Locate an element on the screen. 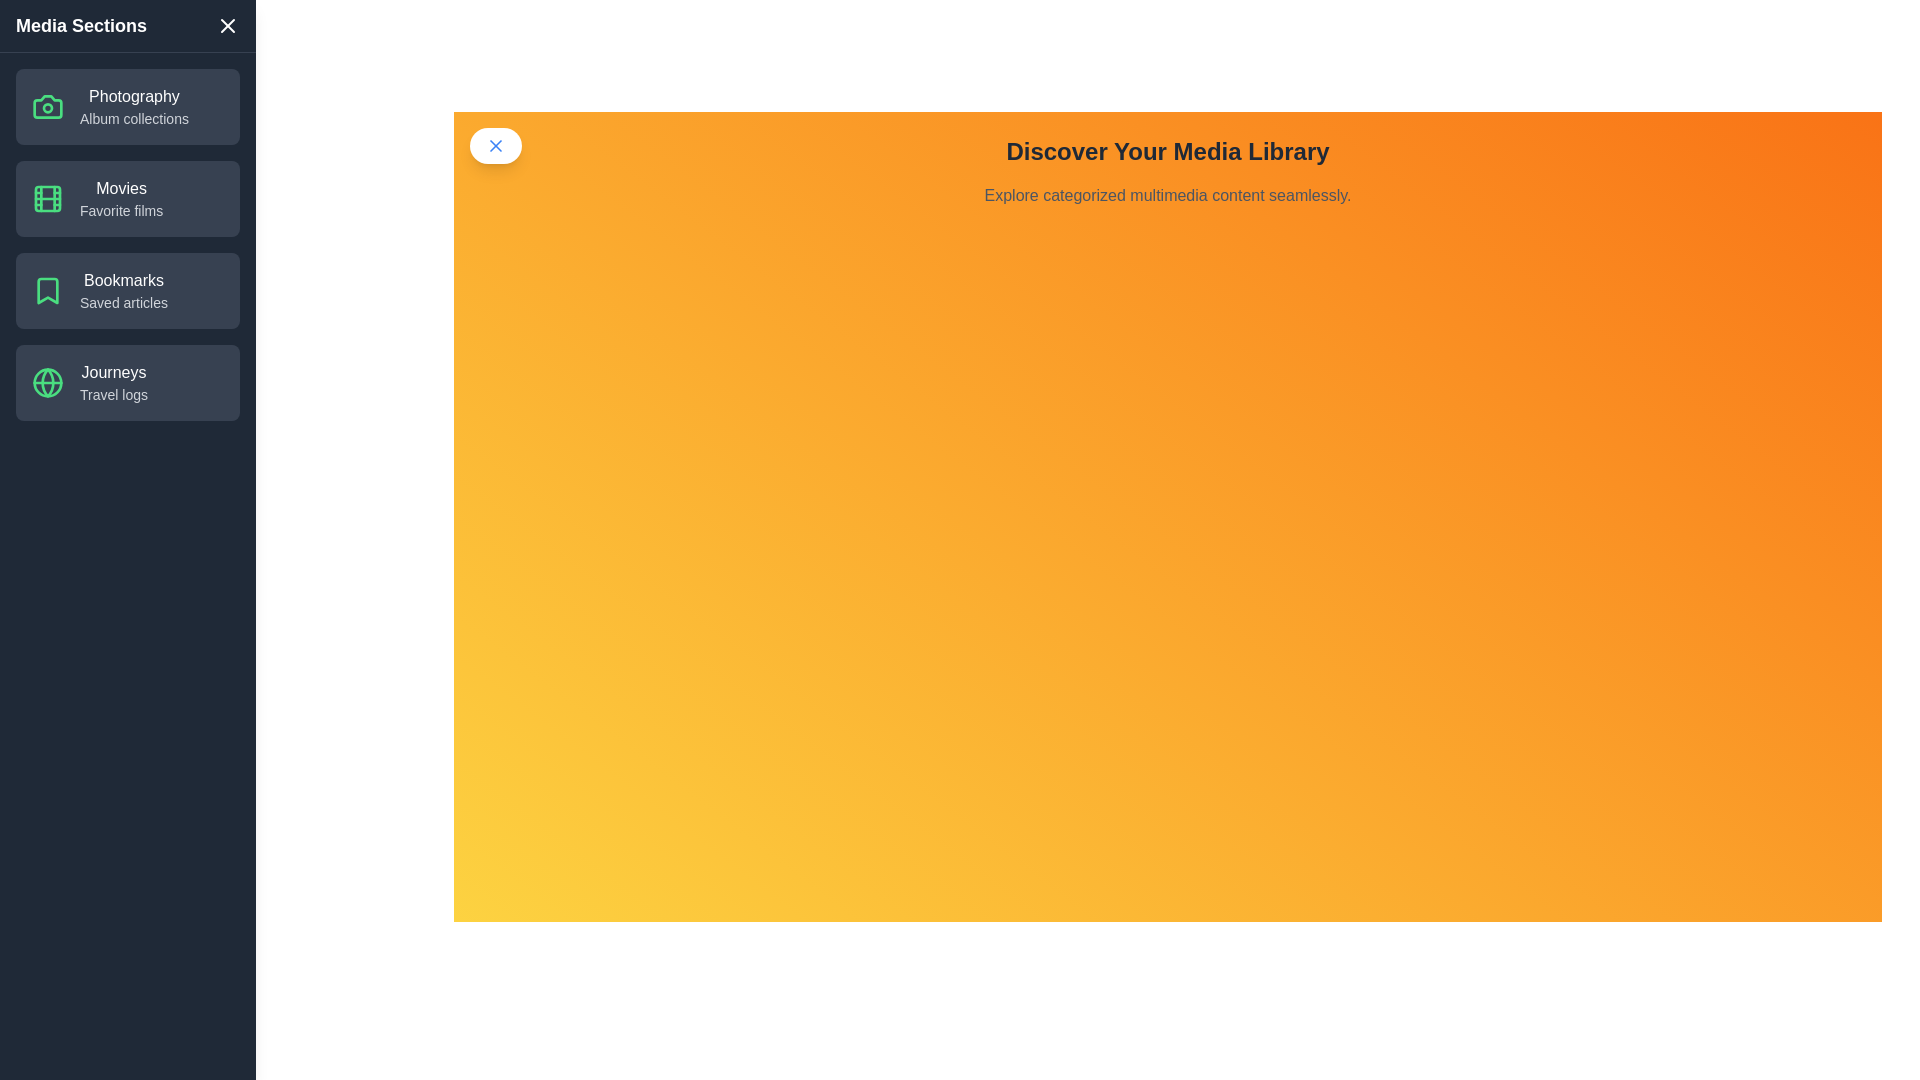 The image size is (1920, 1080). the category Bookmarks from the list is located at coordinates (127, 290).